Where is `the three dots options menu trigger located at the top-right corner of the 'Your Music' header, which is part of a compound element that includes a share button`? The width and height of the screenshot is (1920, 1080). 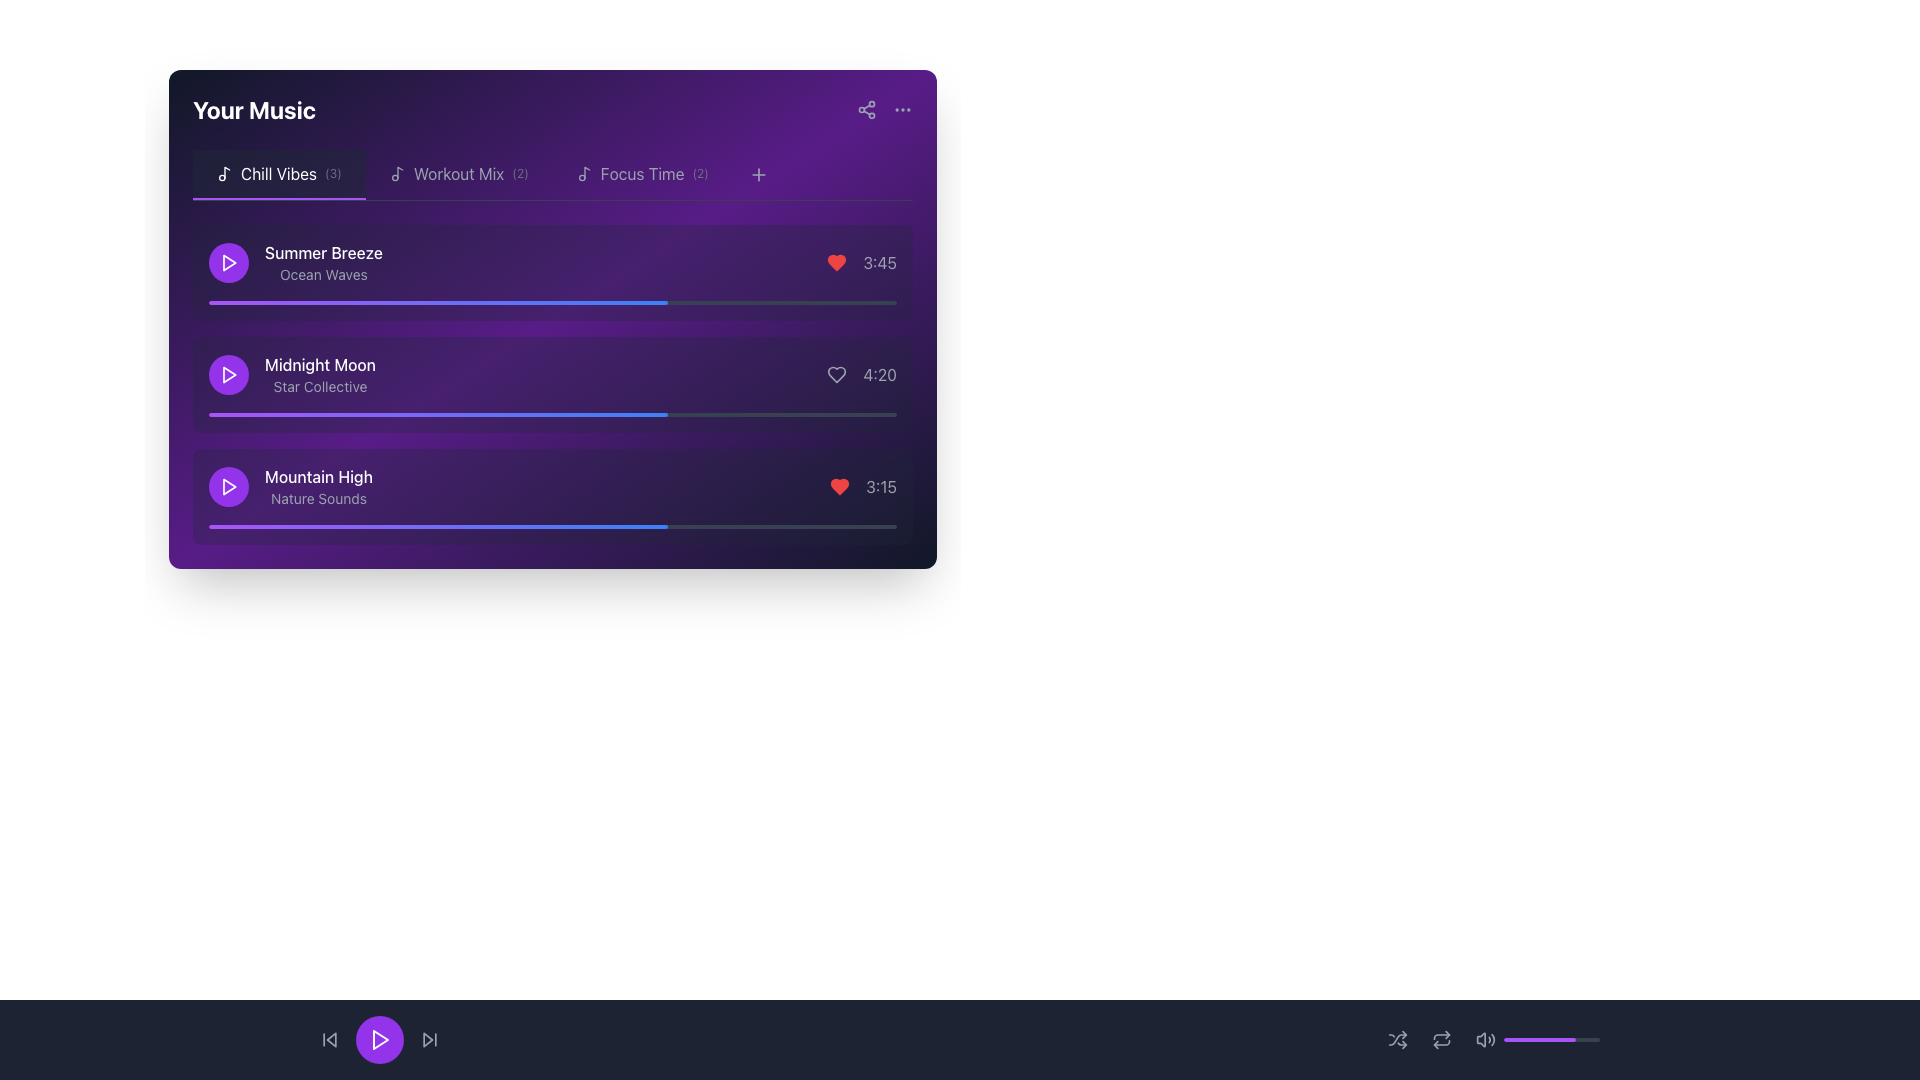 the three dots options menu trigger located at the top-right corner of the 'Your Music' header, which is part of a compound element that includes a share button is located at coordinates (883, 110).